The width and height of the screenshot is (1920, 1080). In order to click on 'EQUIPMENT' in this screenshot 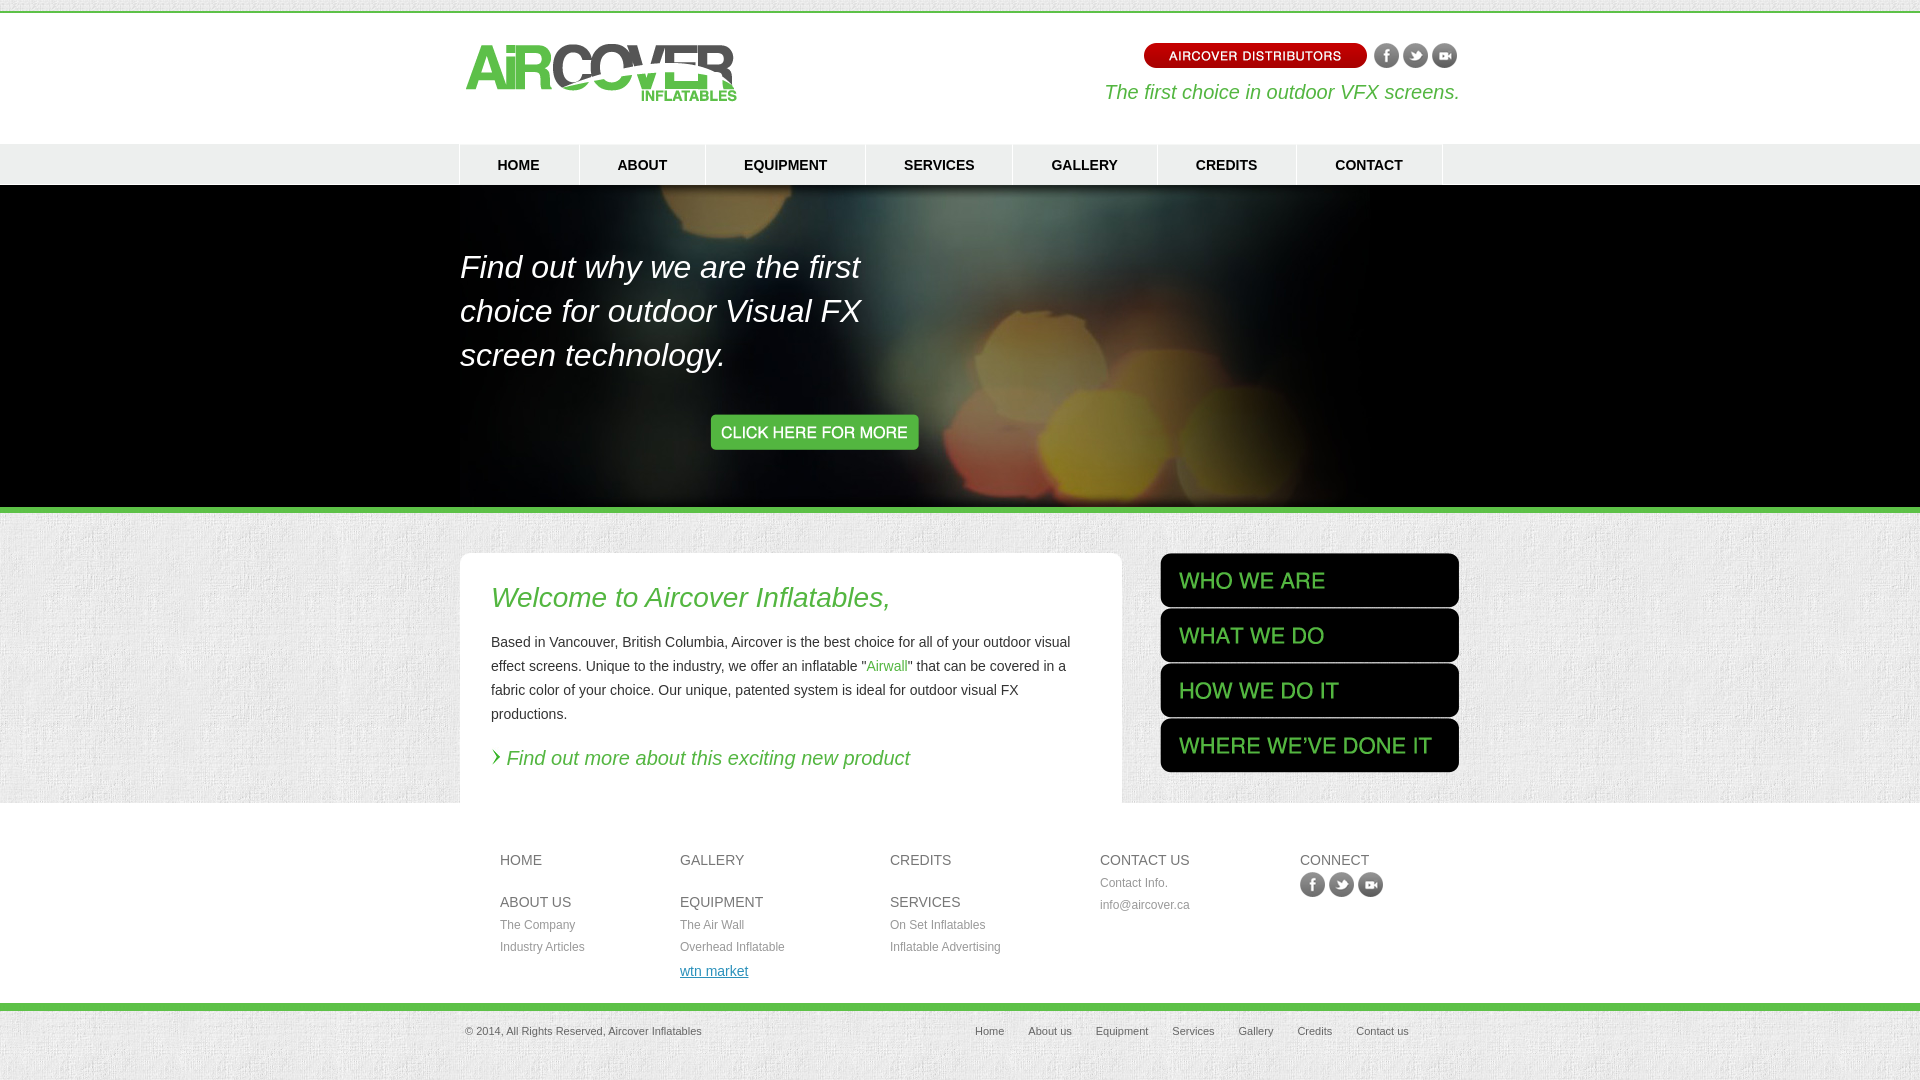, I will do `click(720, 902)`.